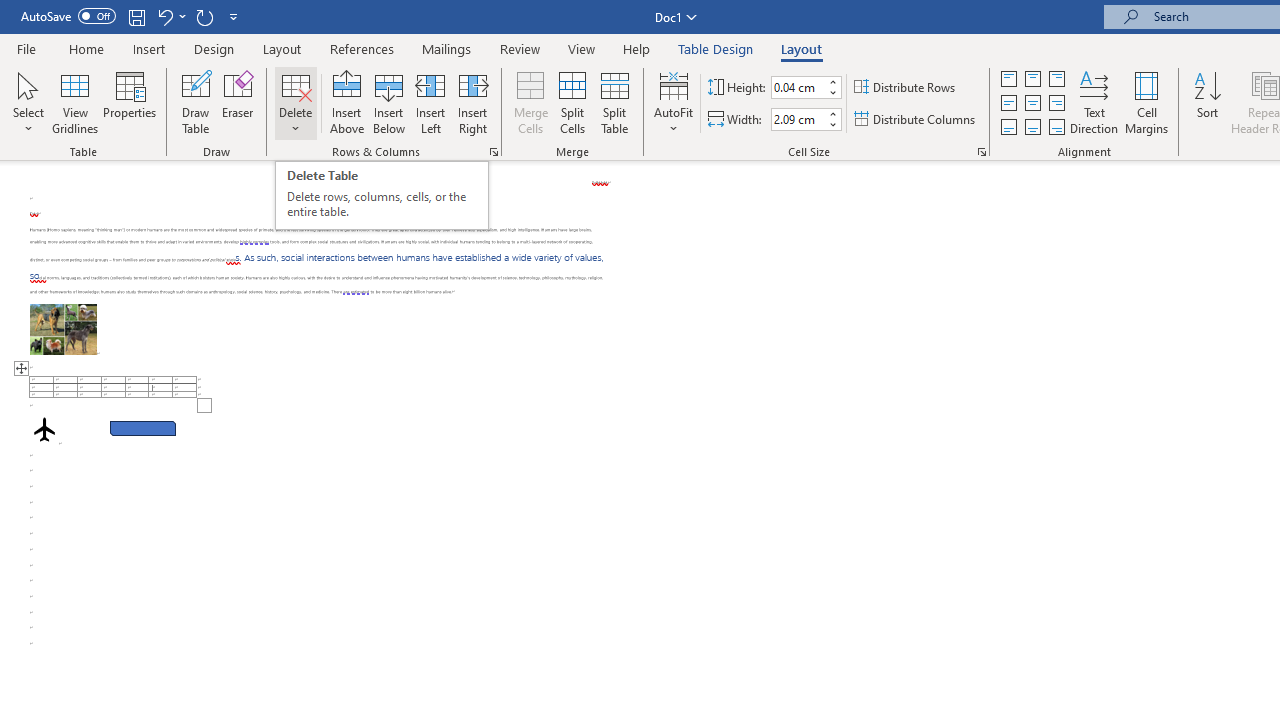 The width and height of the screenshot is (1280, 720). I want to click on 'Align Top Justified', so click(1009, 78).